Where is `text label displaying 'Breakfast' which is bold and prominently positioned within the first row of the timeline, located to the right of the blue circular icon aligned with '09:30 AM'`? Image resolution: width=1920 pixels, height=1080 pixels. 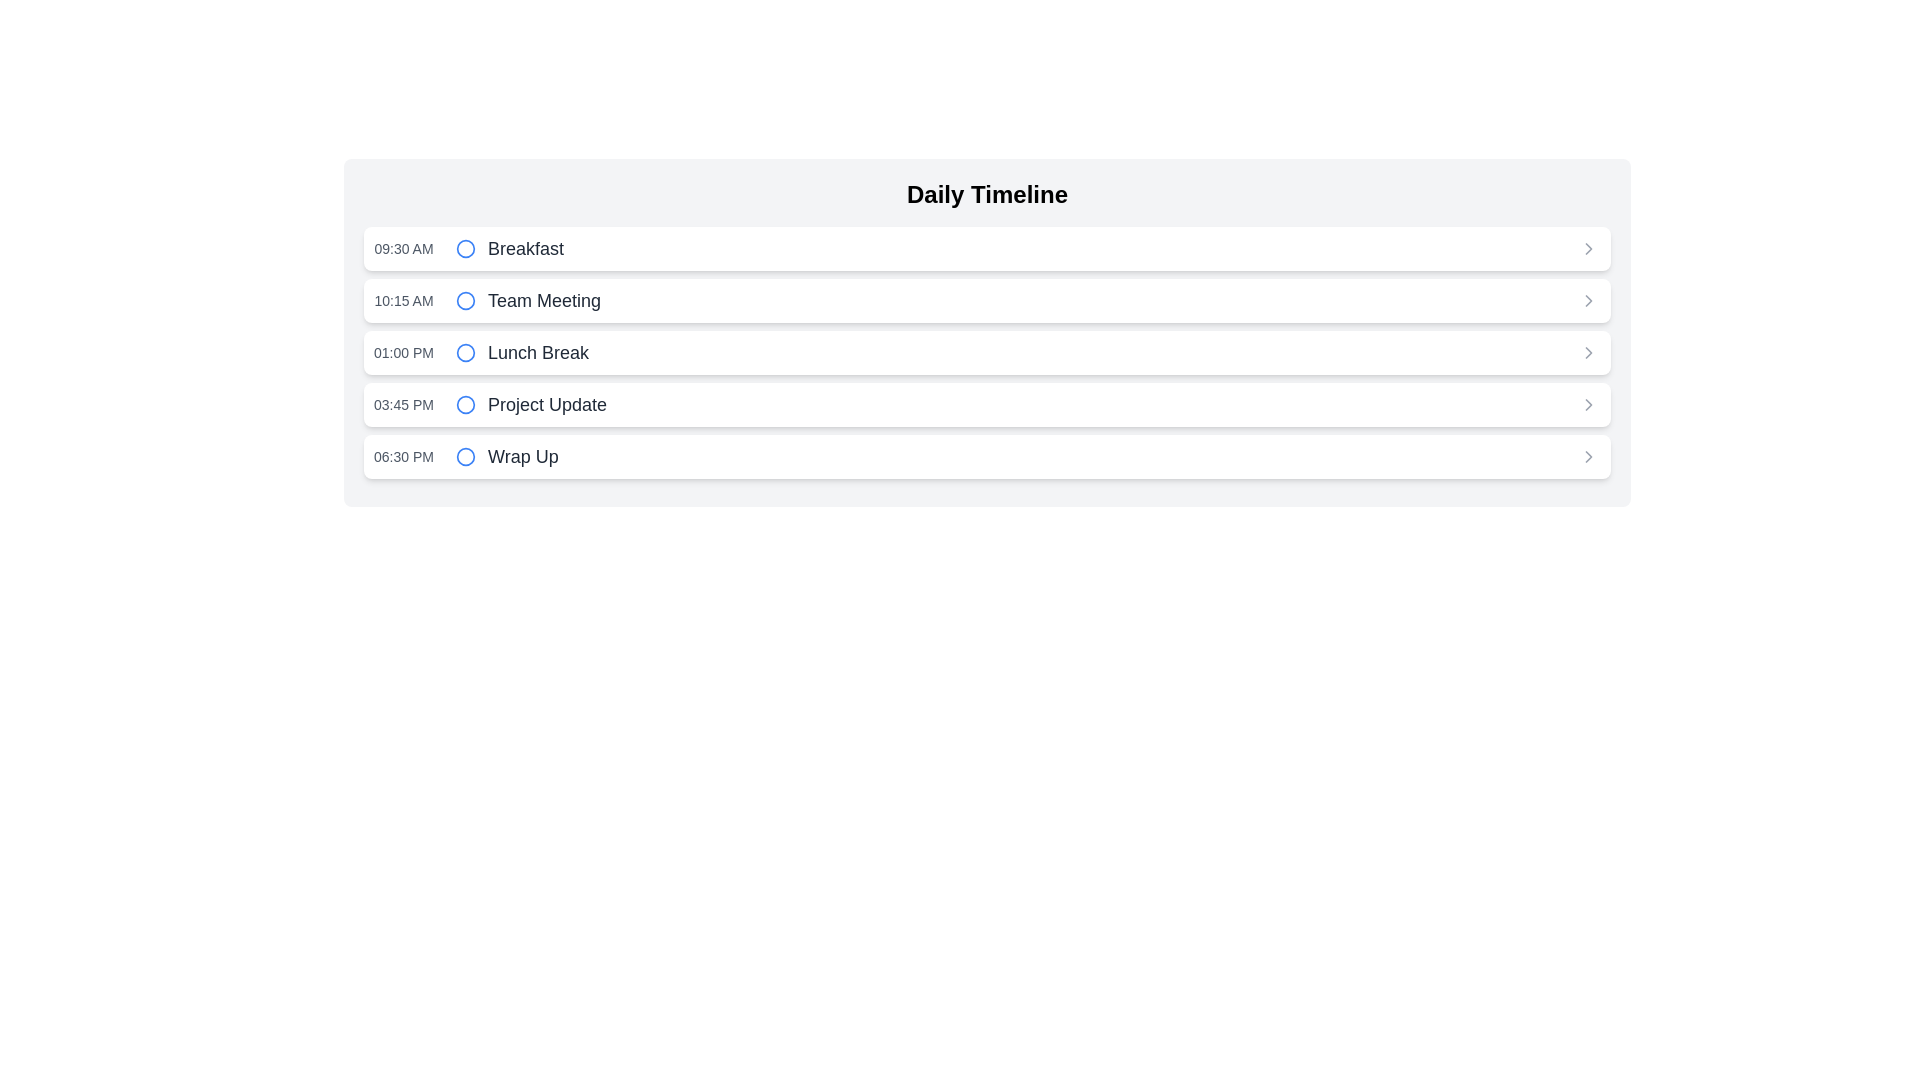
text label displaying 'Breakfast' which is bold and prominently positioned within the first row of the timeline, located to the right of the blue circular icon aligned with '09:30 AM' is located at coordinates (526, 248).